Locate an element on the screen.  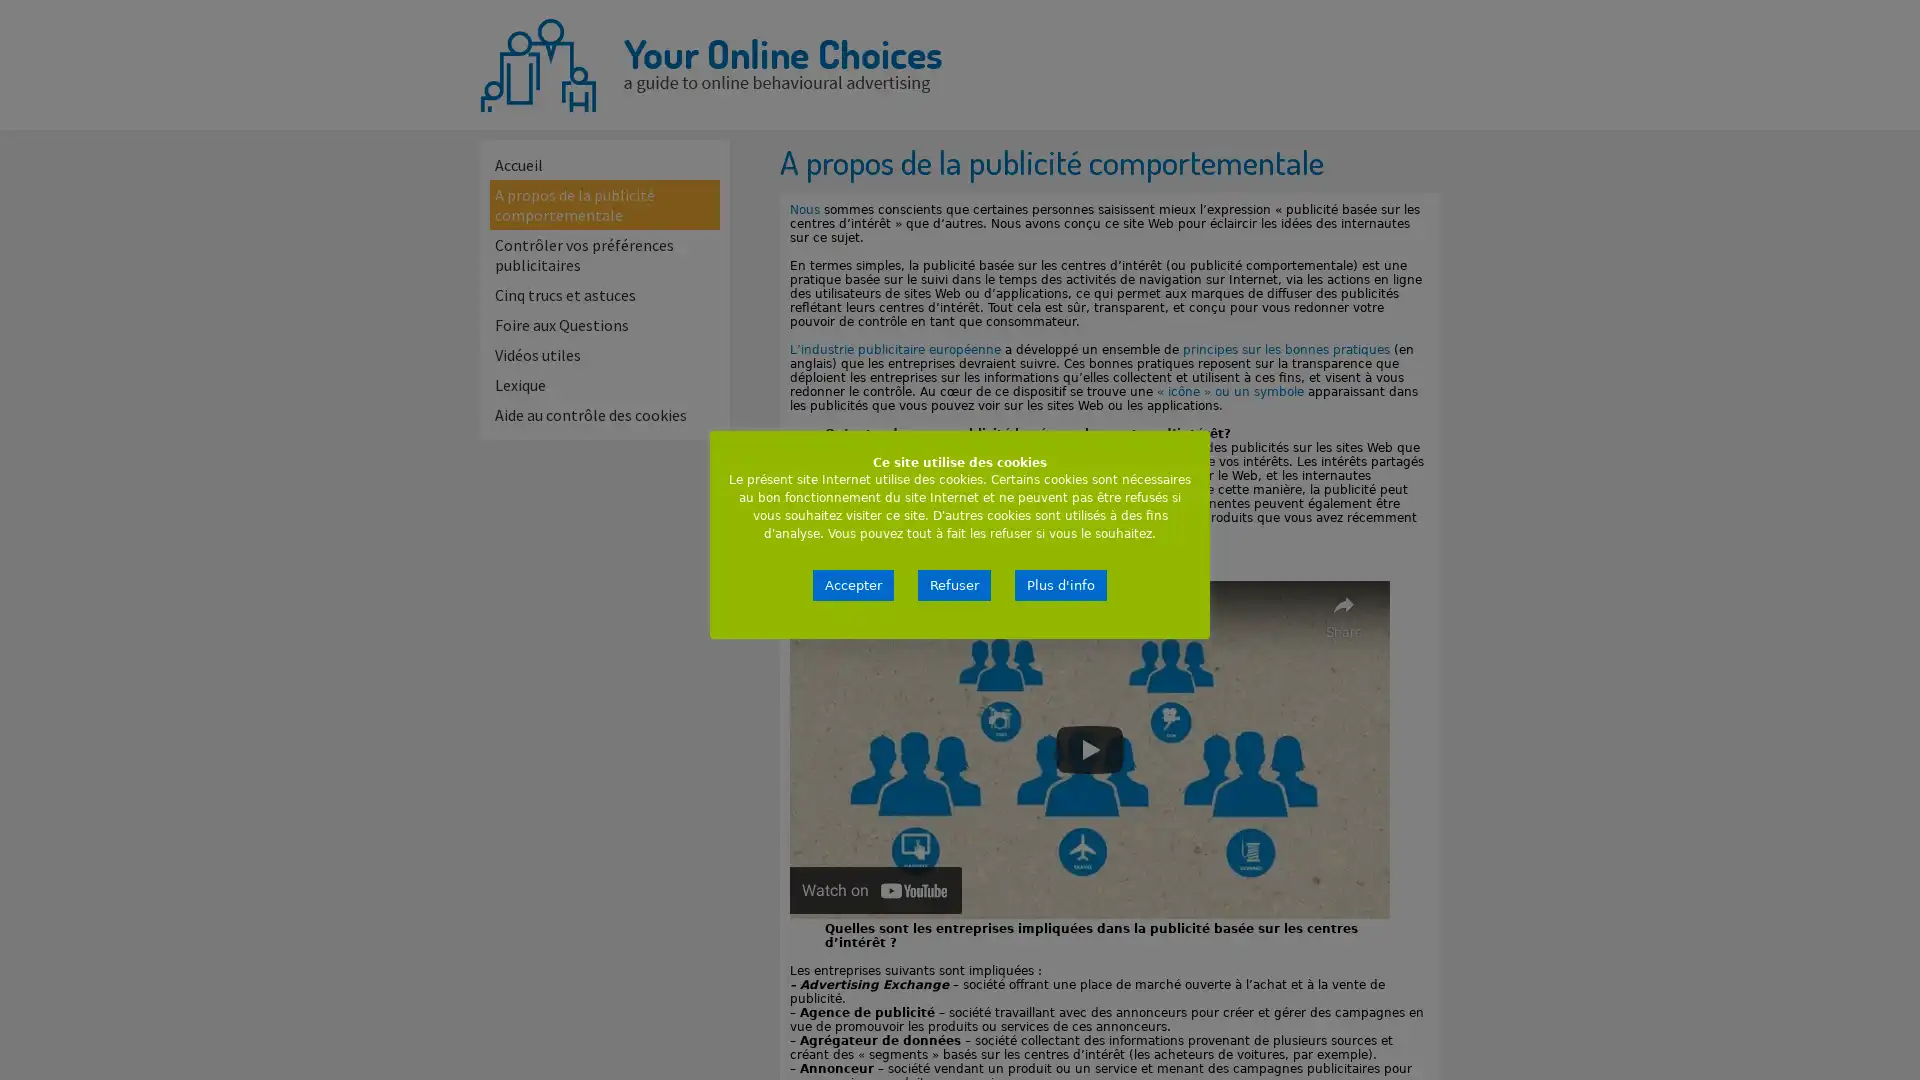
Refuser is located at coordinates (953, 585).